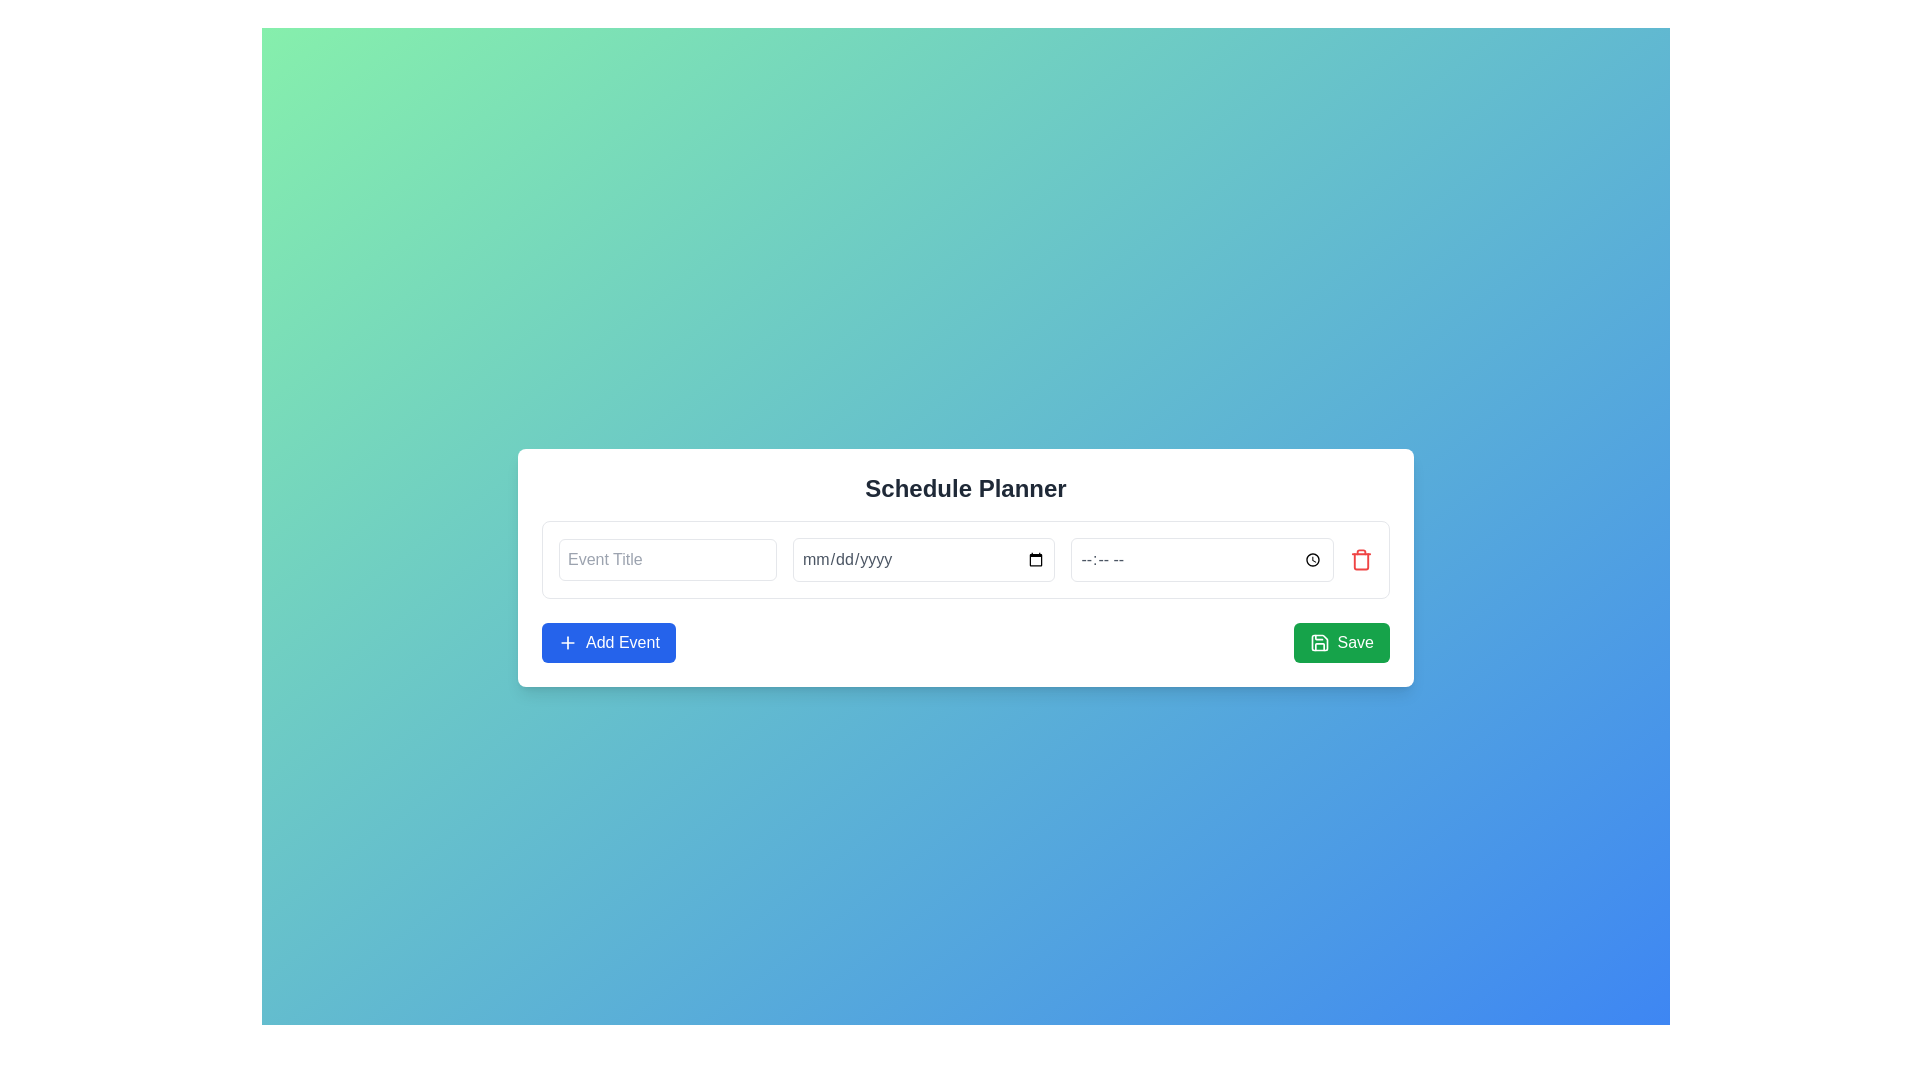  What do you see at coordinates (566, 643) in the screenshot?
I see `plus sign icon located within the blue button to the left of the 'Add Event' text` at bounding box center [566, 643].